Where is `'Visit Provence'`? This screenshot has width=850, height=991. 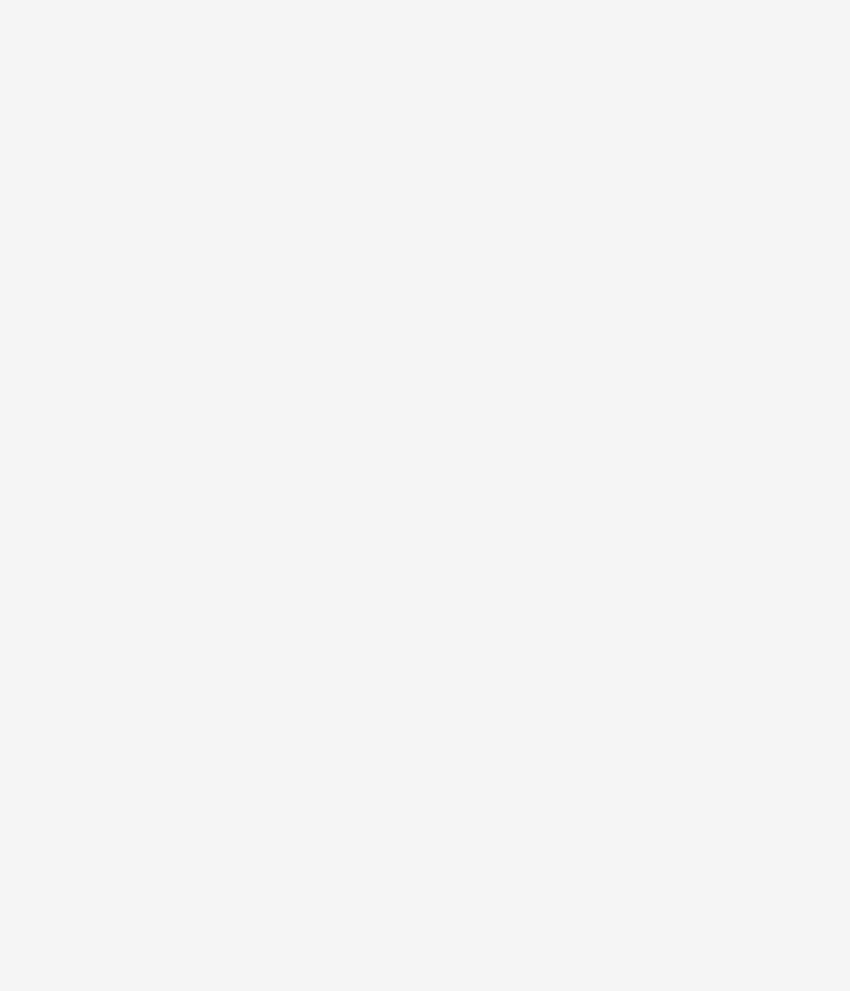 'Visit Provence' is located at coordinates (130, 134).